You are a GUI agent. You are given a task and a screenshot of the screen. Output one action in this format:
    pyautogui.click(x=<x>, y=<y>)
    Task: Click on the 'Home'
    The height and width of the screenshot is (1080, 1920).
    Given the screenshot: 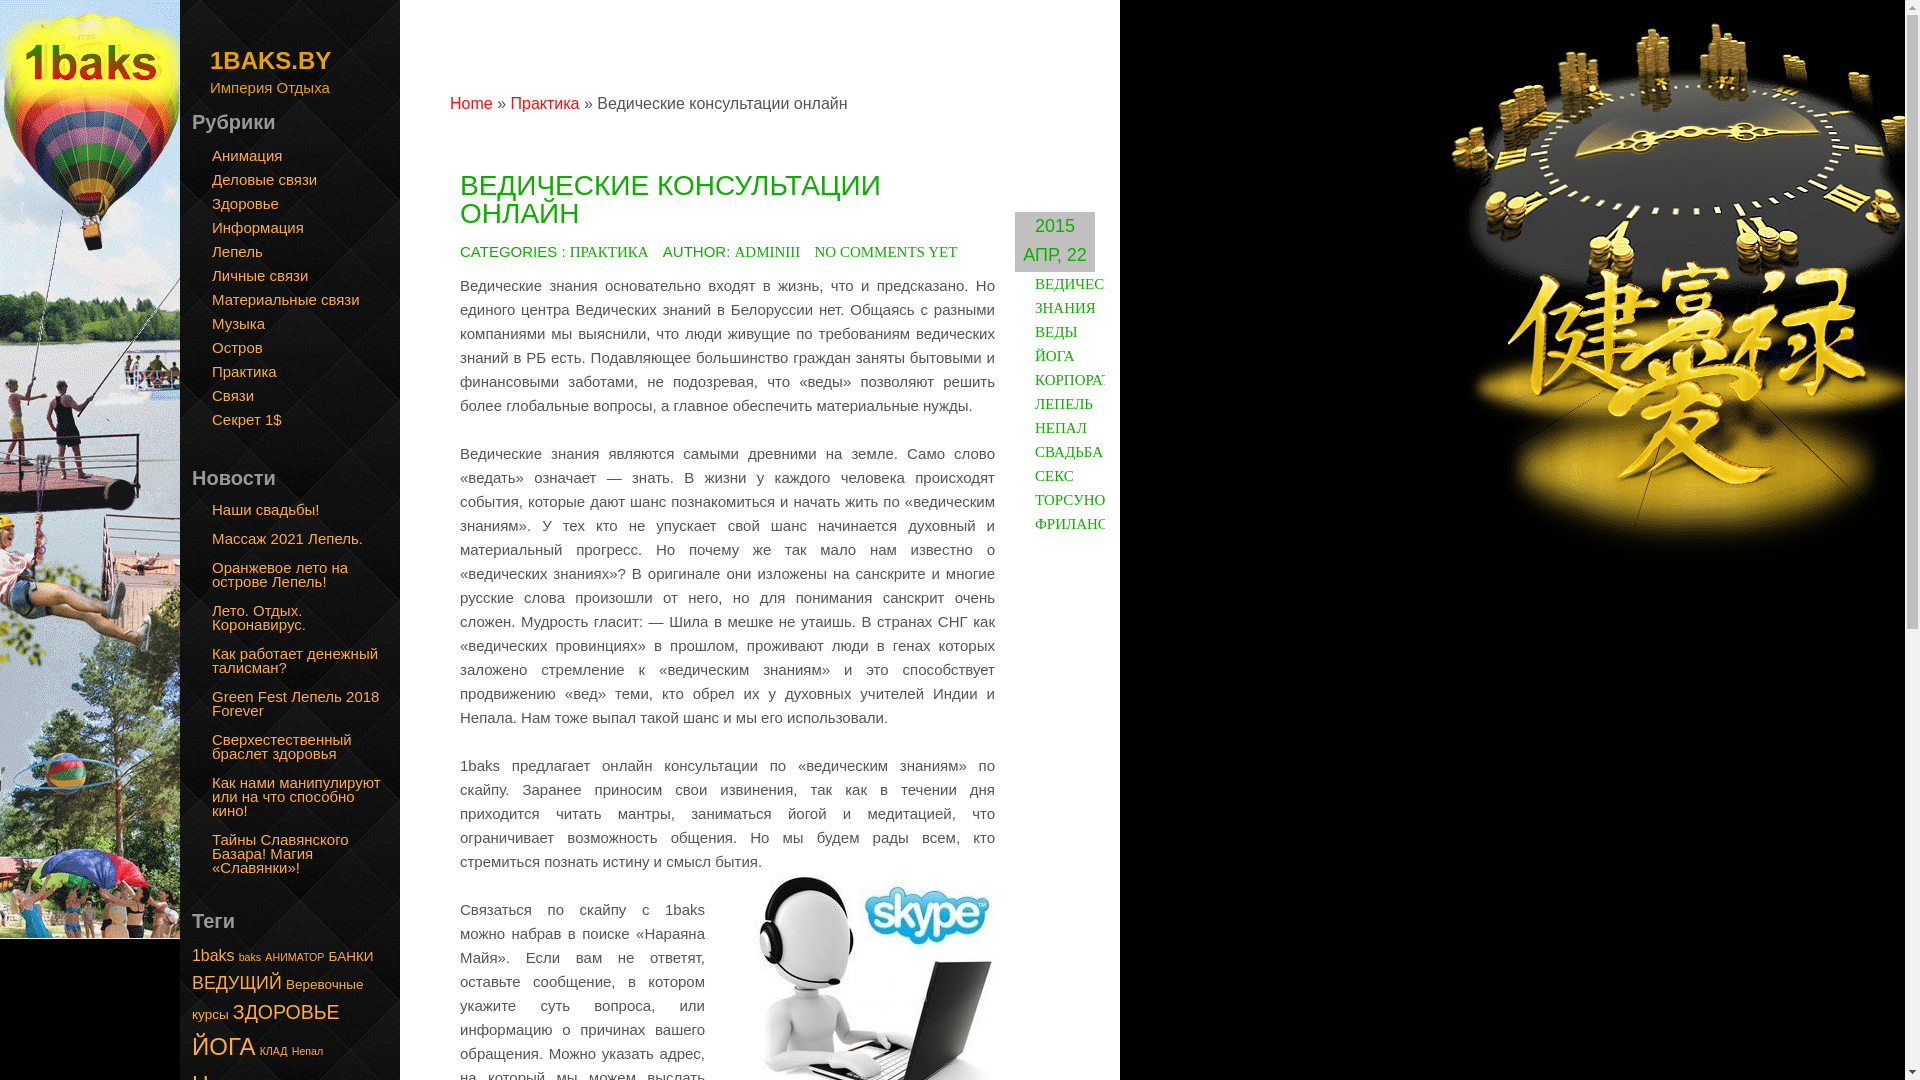 What is the action you would take?
    pyautogui.click(x=449, y=103)
    